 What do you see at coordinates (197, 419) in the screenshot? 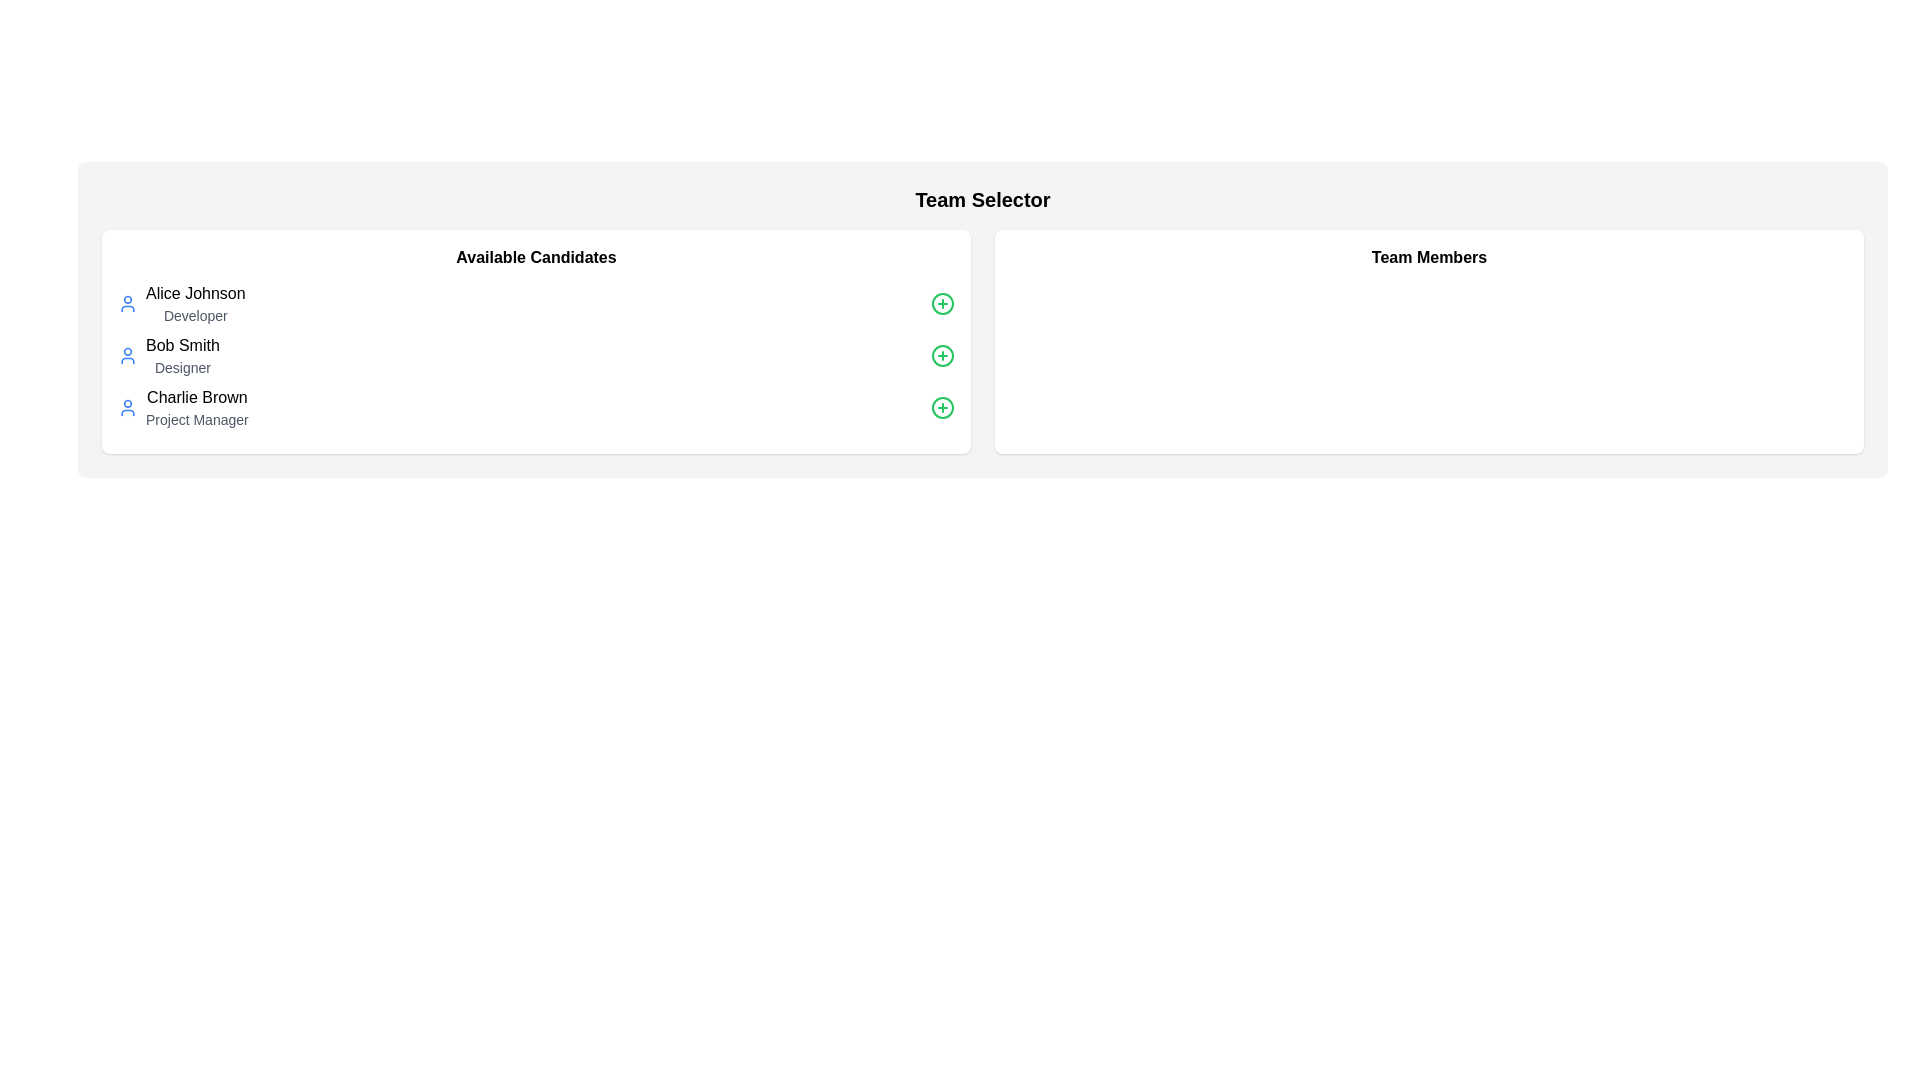
I see `the text label providing role or designation information associated with 'Charlie Brown', located in the 'Available Candidates' section, beneath the name text` at bounding box center [197, 419].